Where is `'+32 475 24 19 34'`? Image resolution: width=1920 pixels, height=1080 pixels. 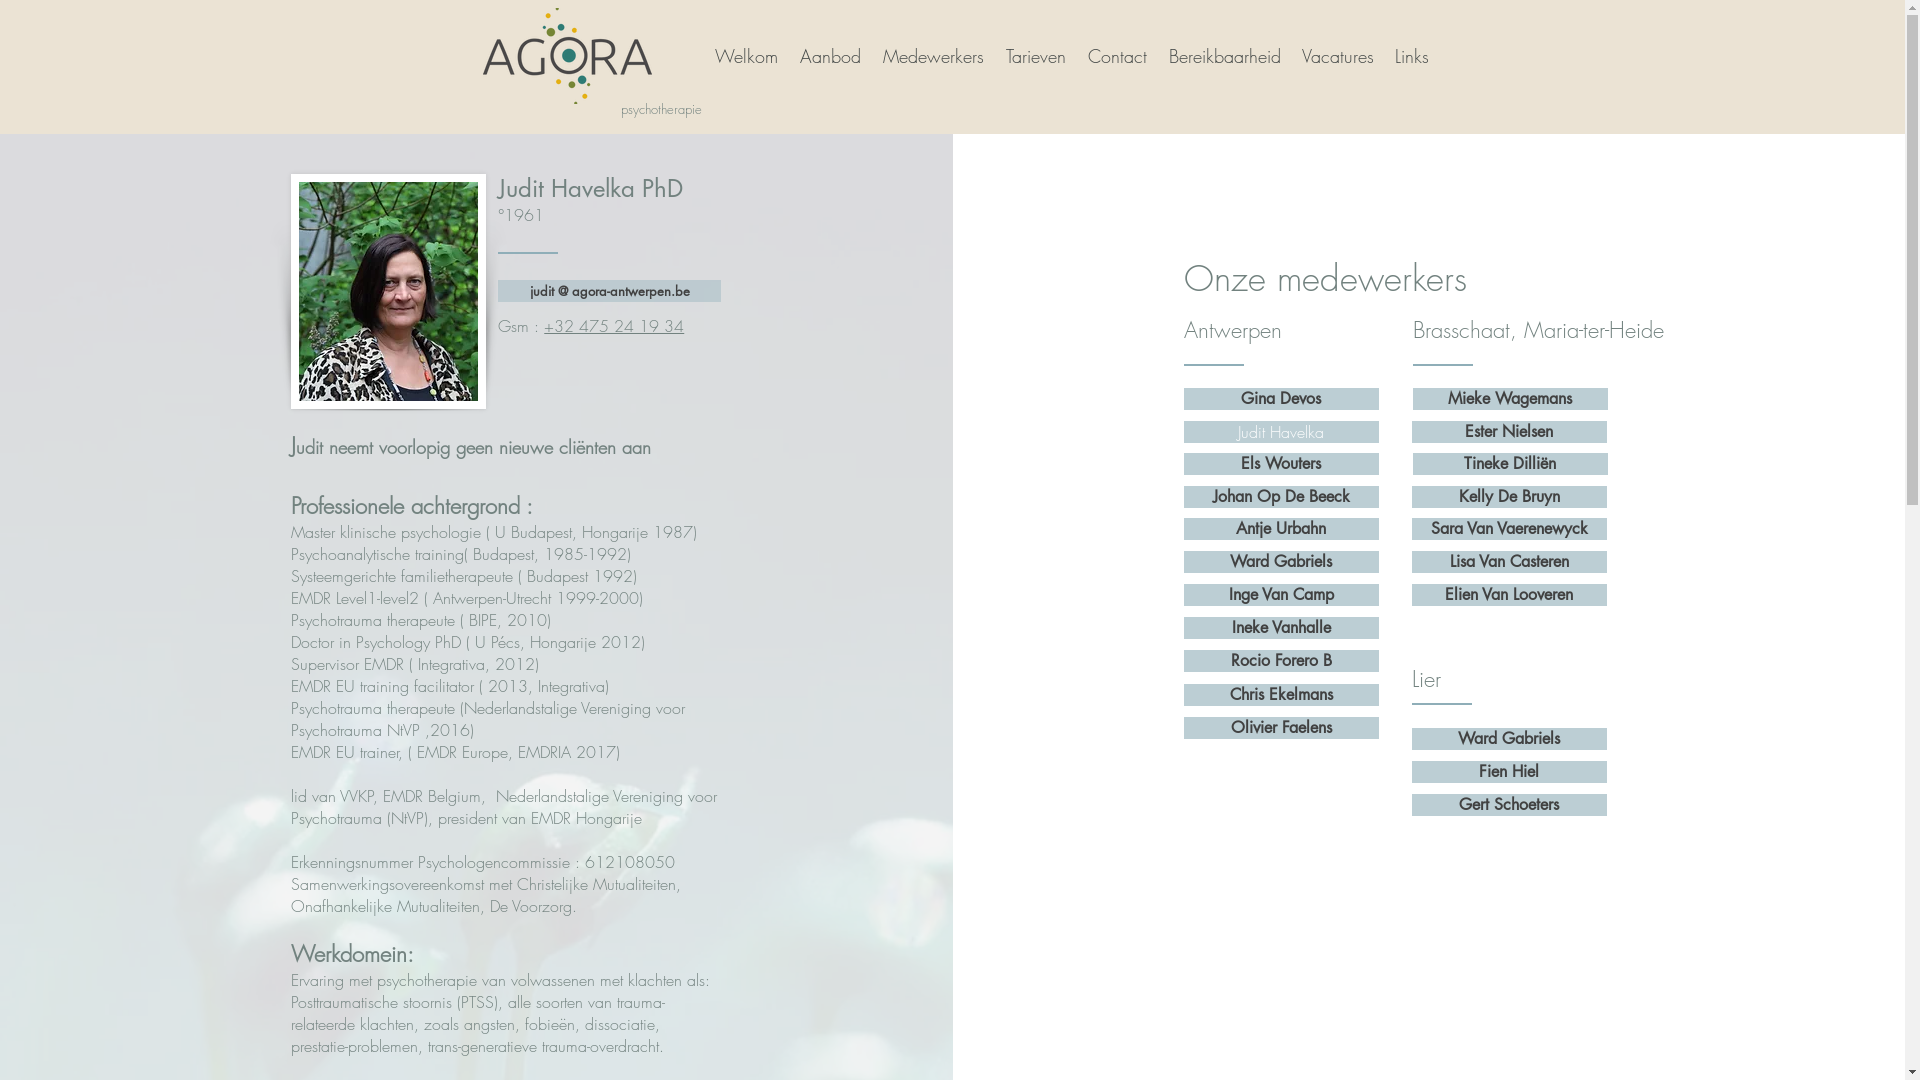 '+32 475 24 19 34' is located at coordinates (613, 325).